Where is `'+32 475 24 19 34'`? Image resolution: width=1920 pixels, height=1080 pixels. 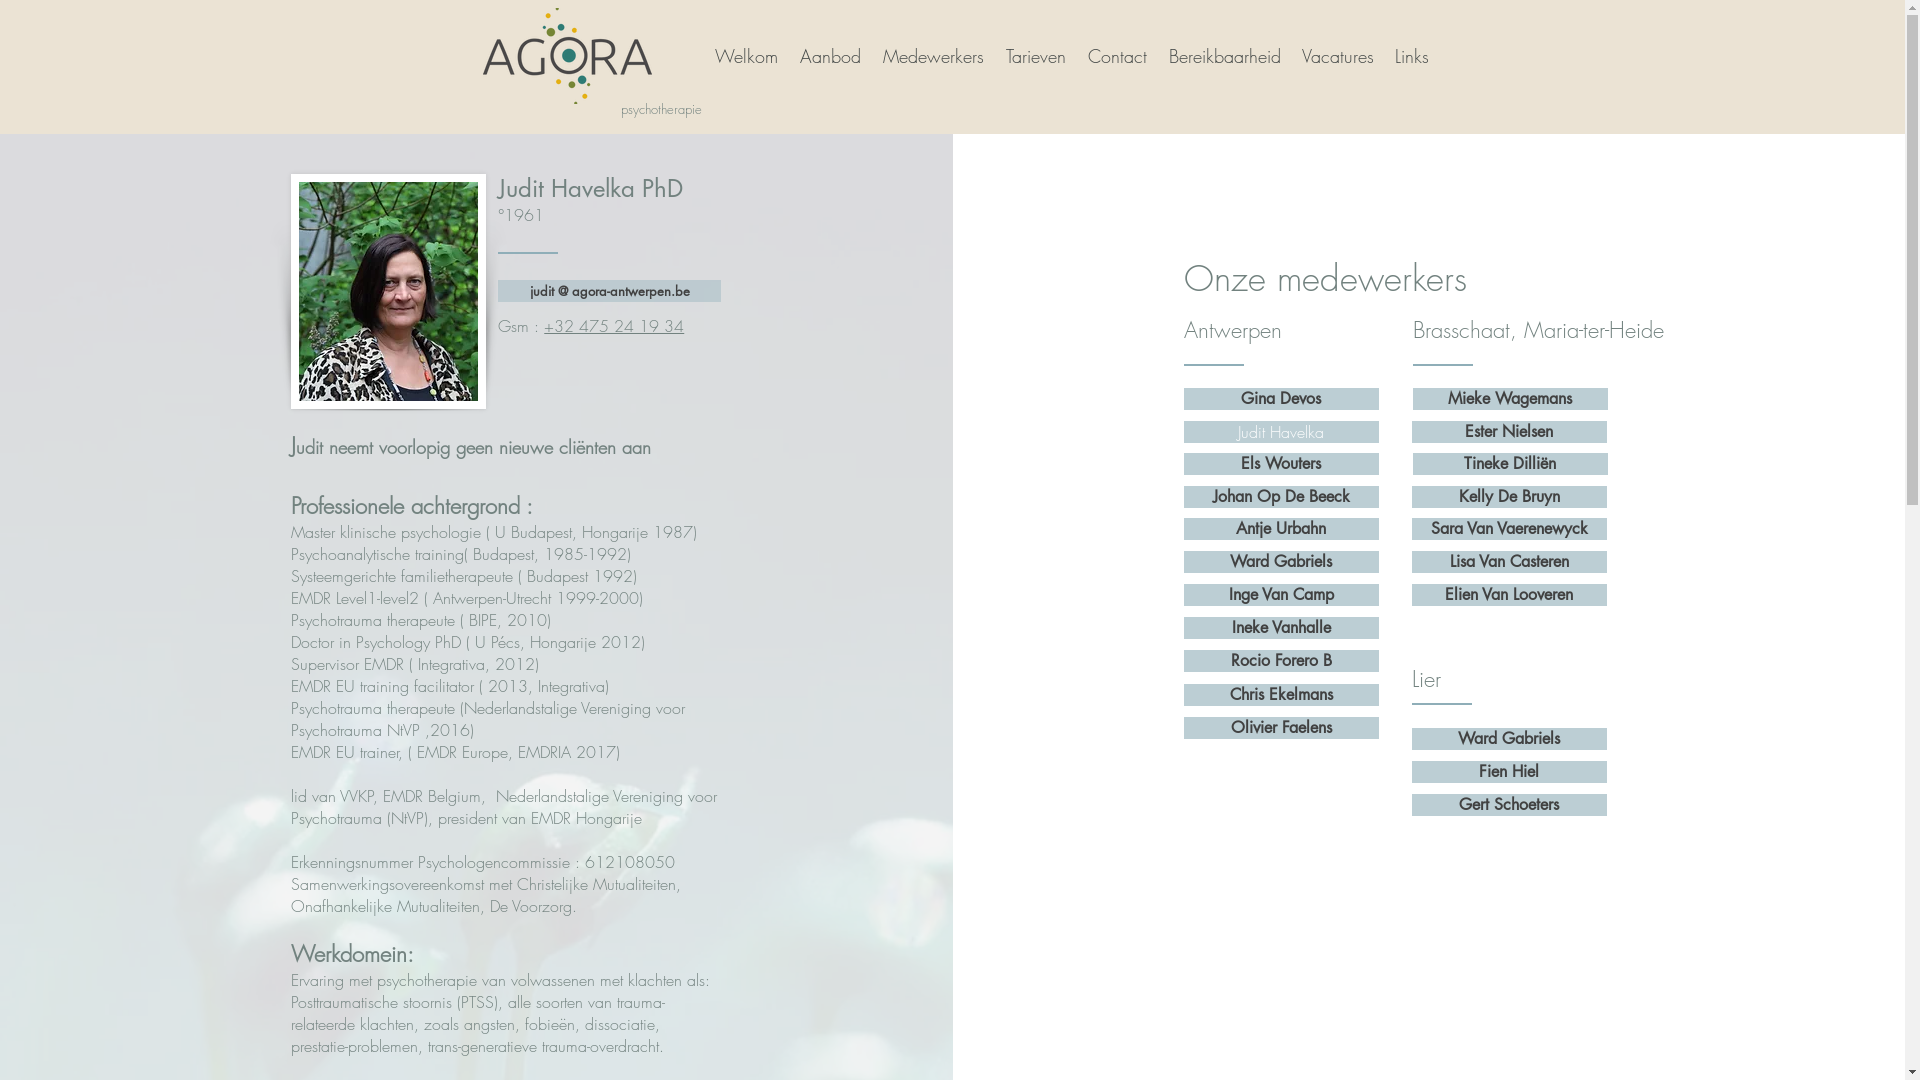 '+32 475 24 19 34' is located at coordinates (613, 325).